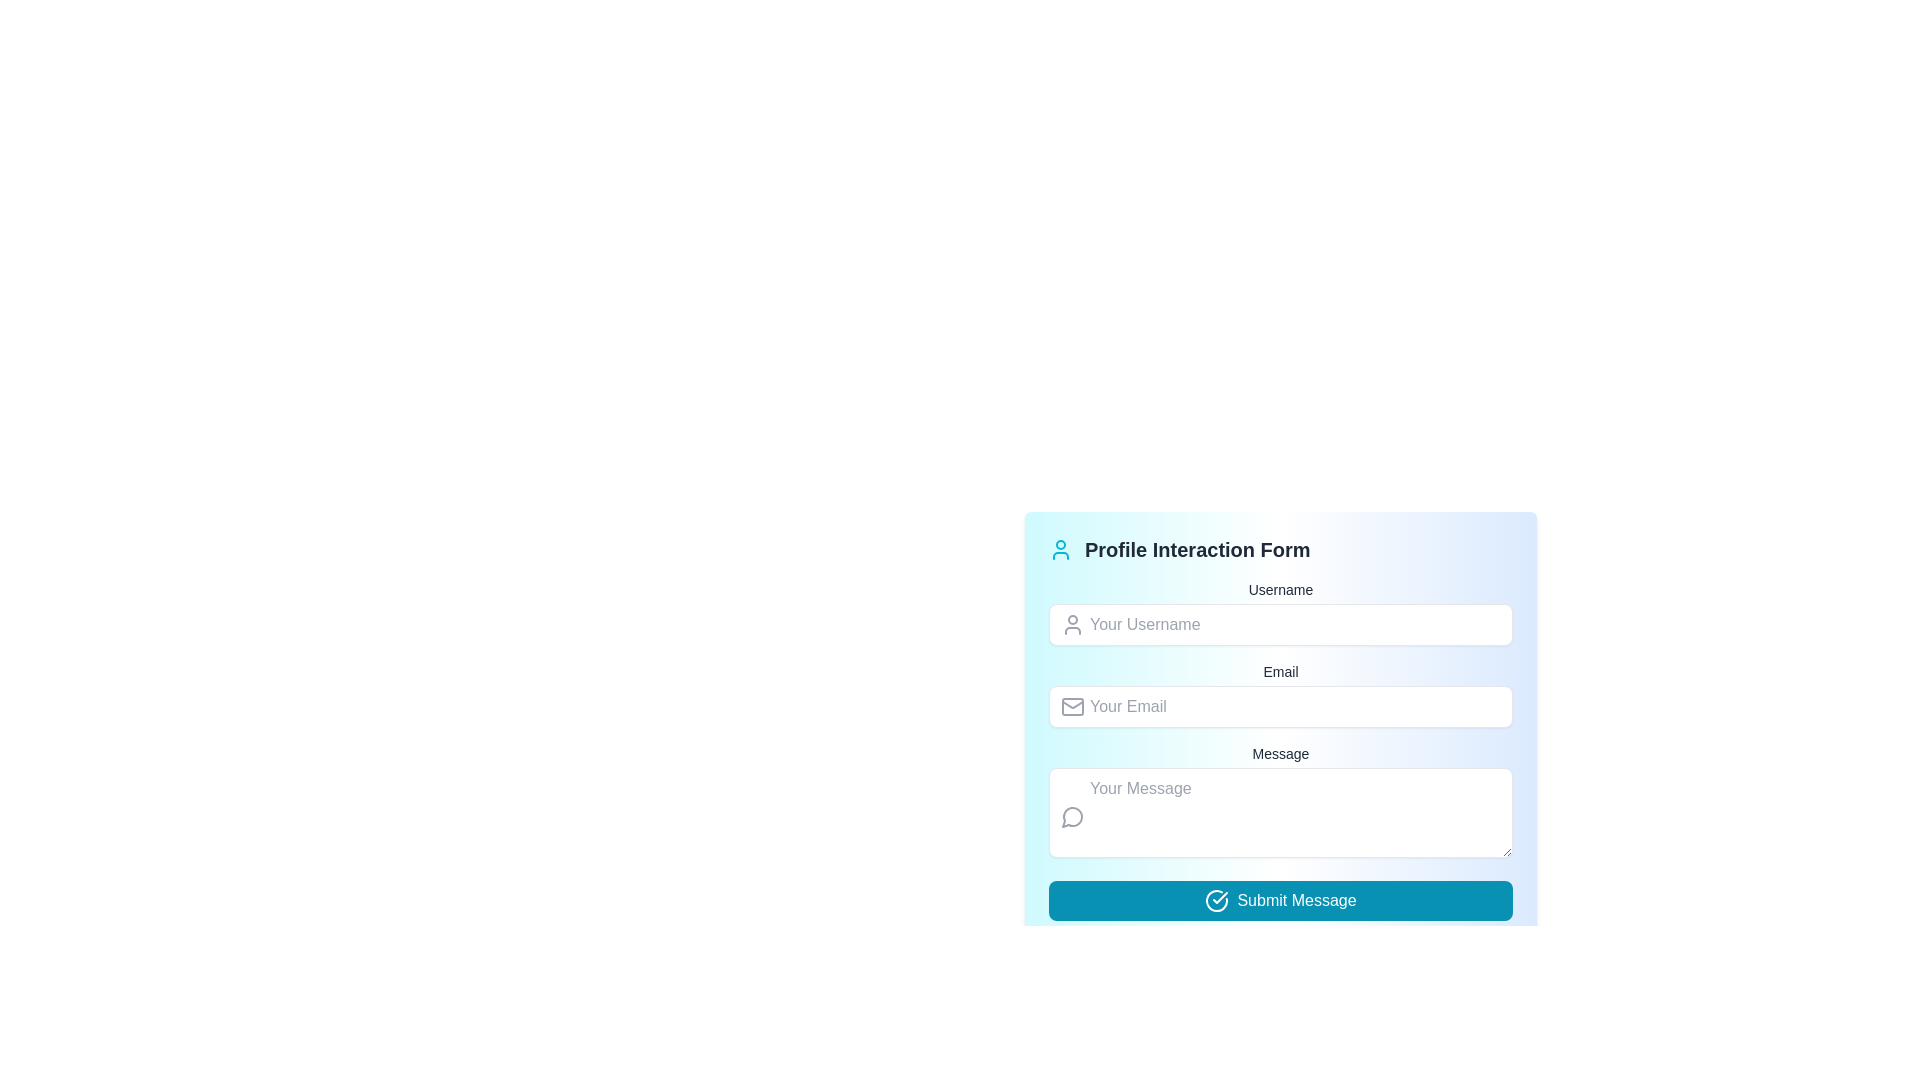 This screenshot has width=1920, height=1080. What do you see at coordinates (1281, 550) in the screenshot?
I see `the Header text element` at bounding box center [1281, 550].